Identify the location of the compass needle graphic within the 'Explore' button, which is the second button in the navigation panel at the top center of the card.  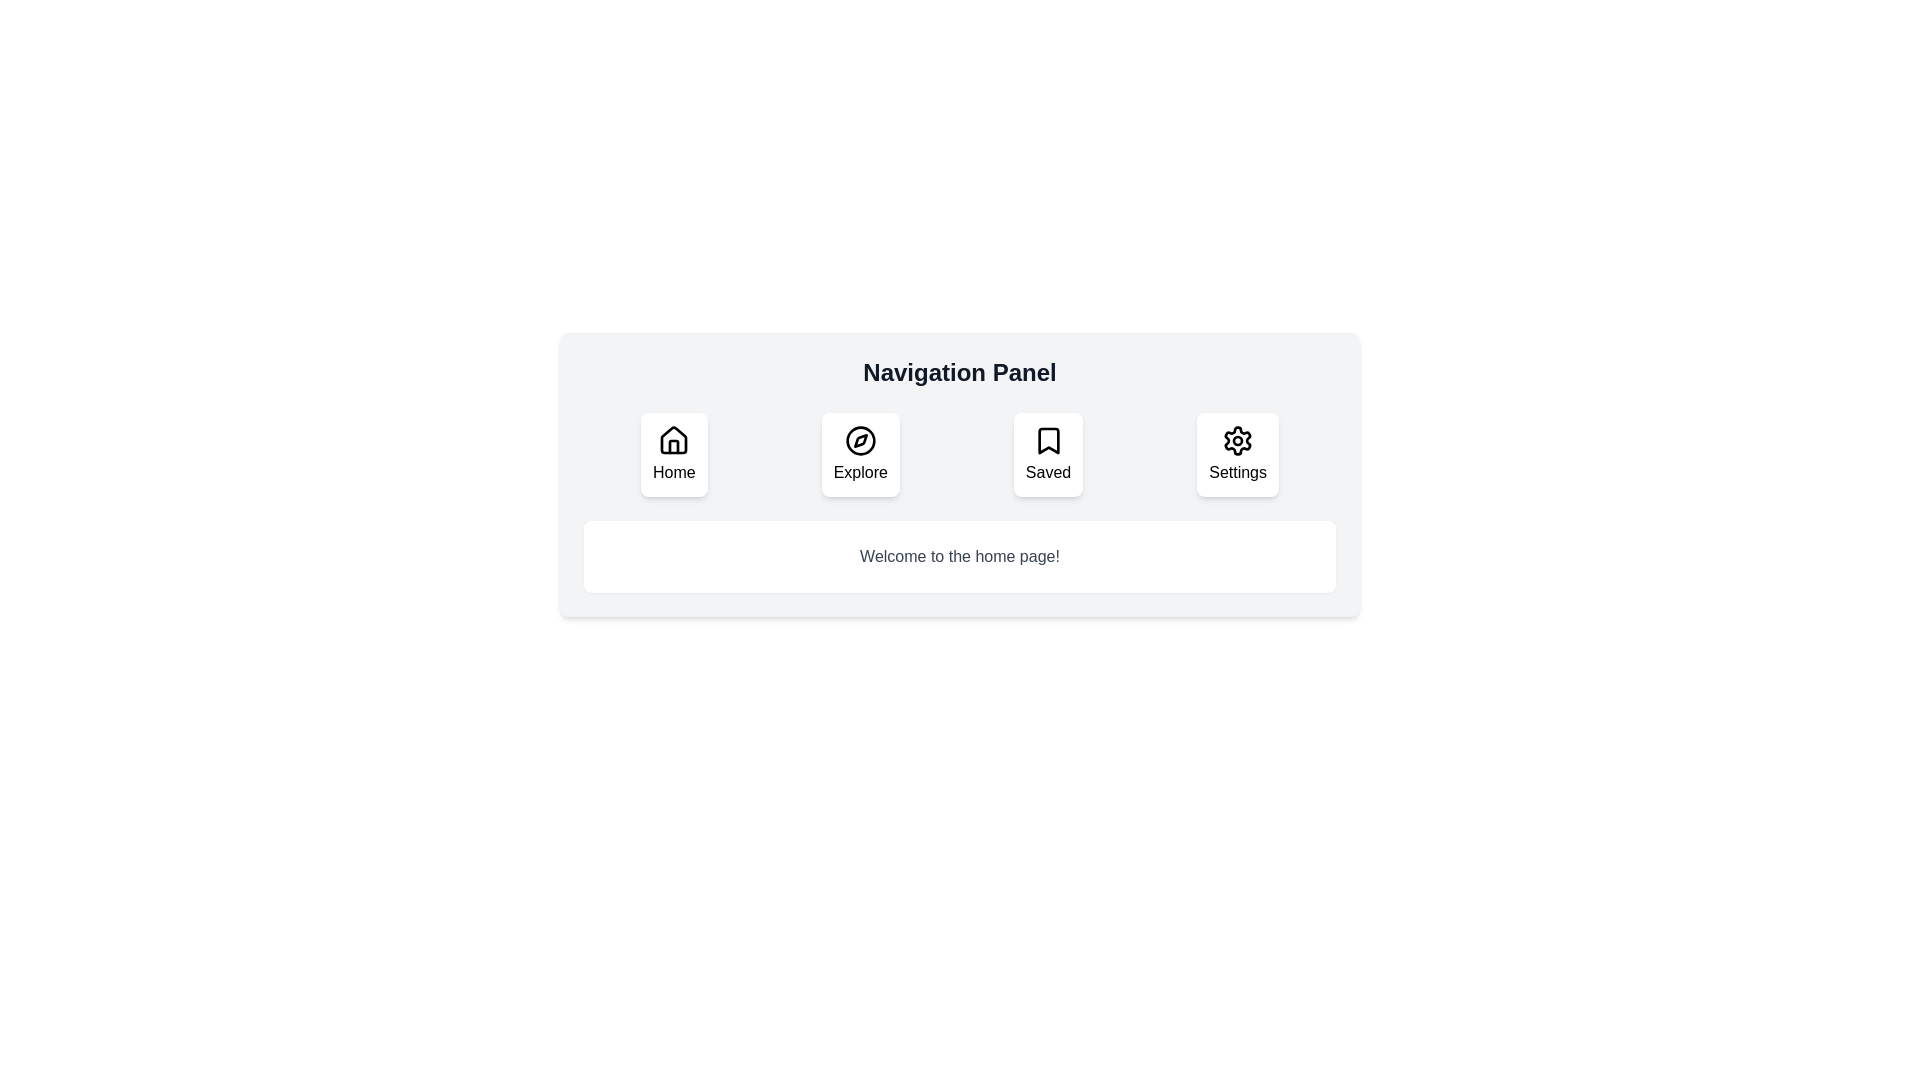
(860, 439).